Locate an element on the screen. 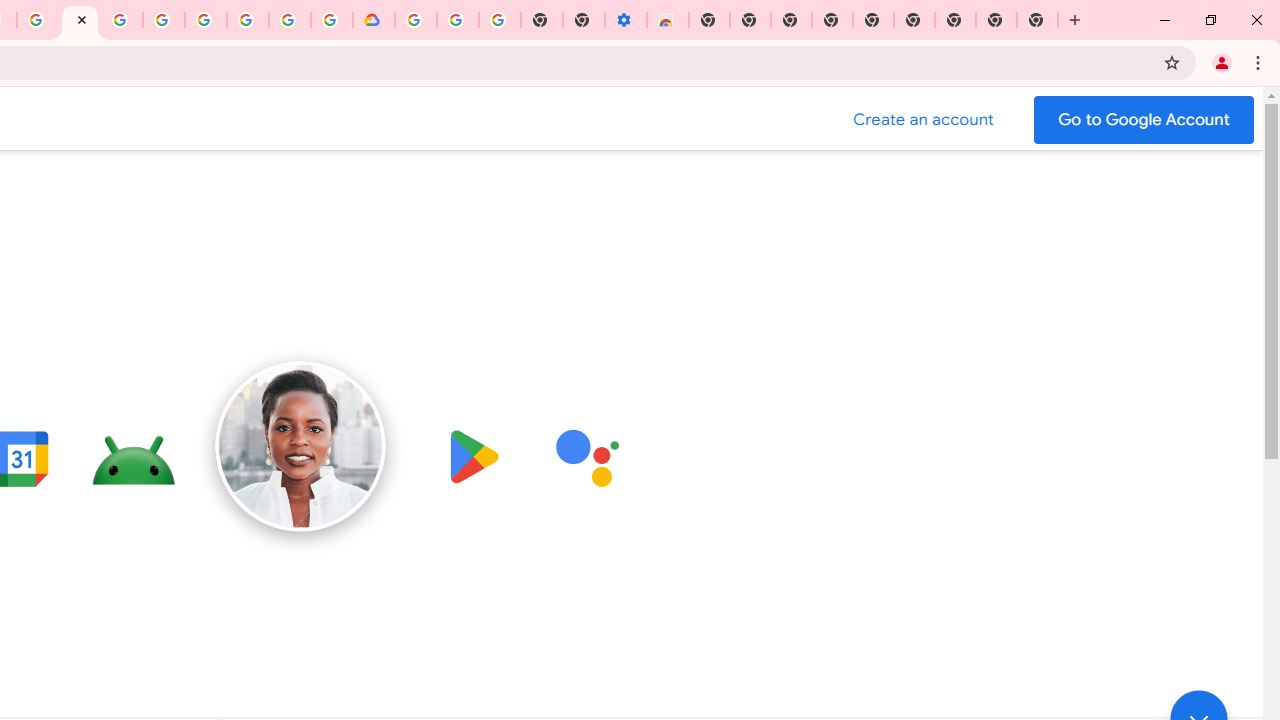 The height and width of the screenshot is (720, 1280). 'Chrome Web Store - Accessibility extensions' is located at coordinates (667, 20).